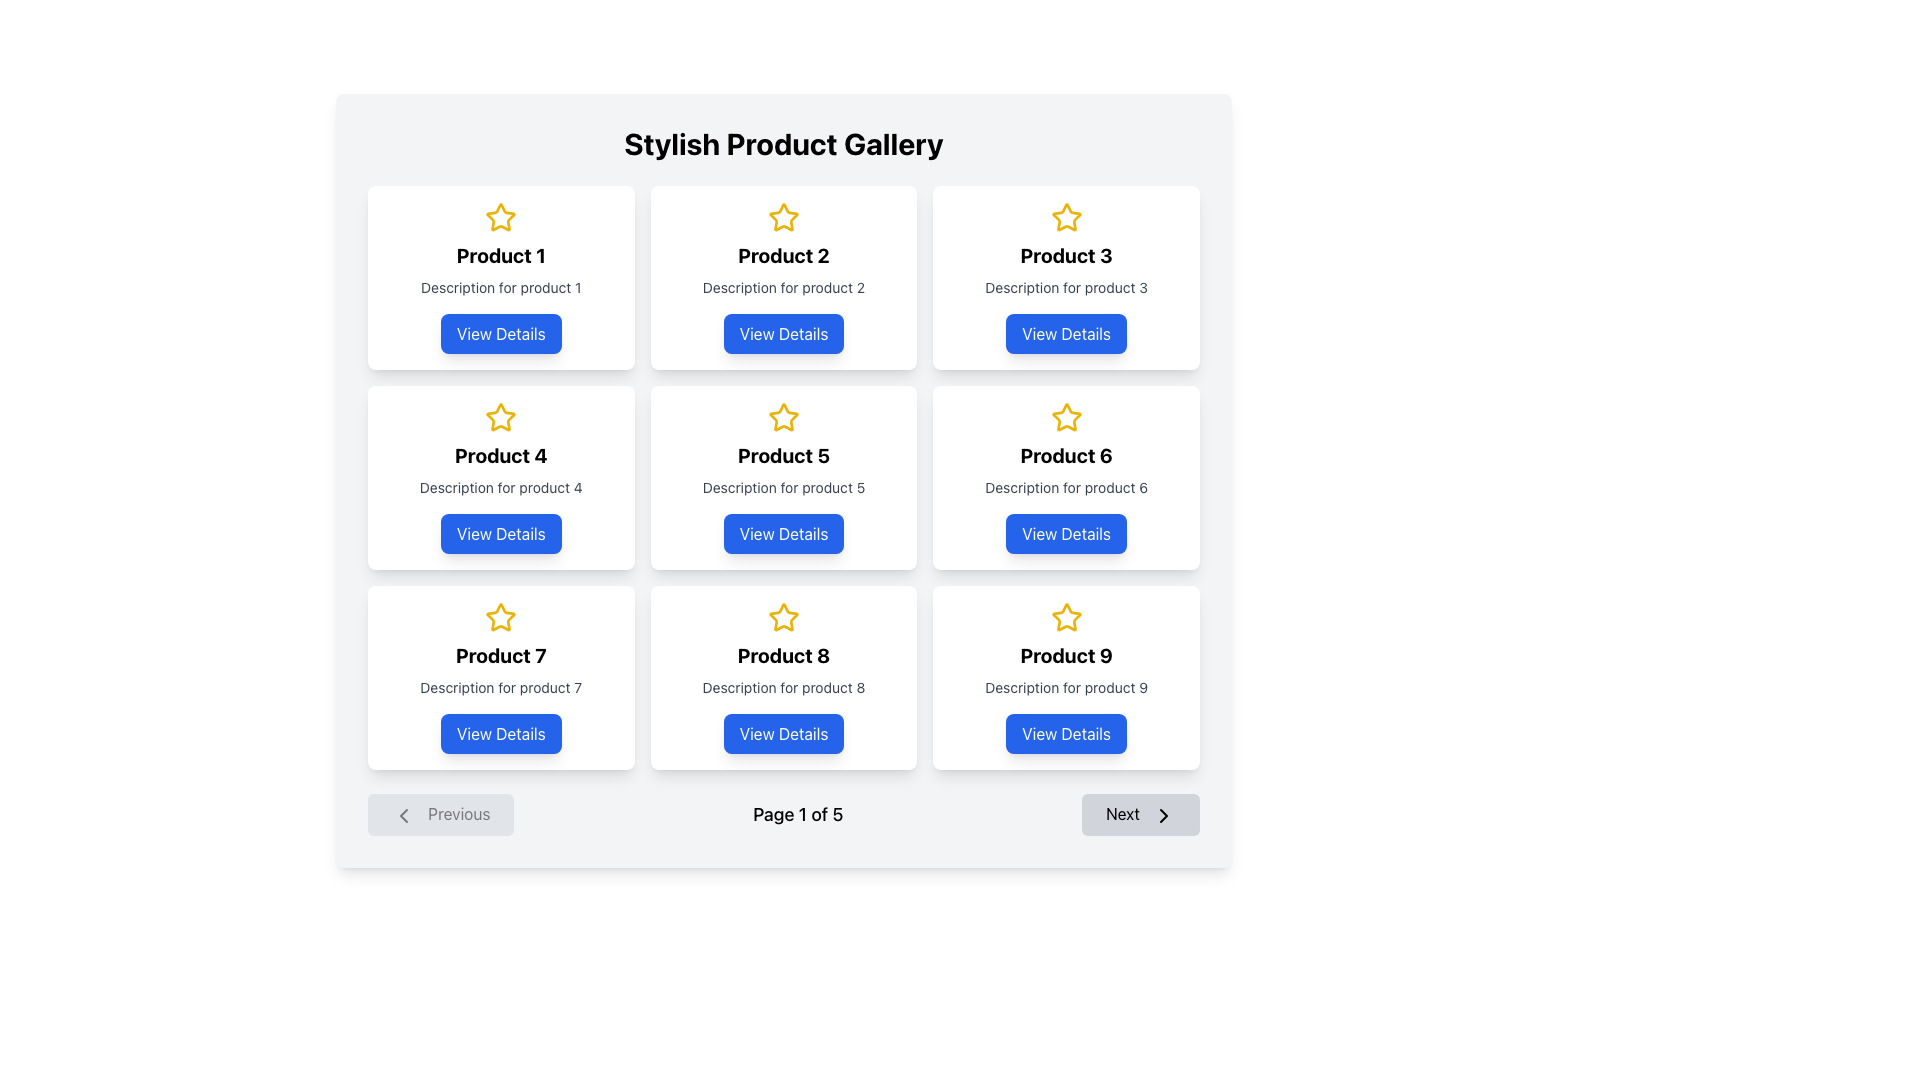 The height and width of the screenshot is (1080, 1920). What do you see at coordinates (1065, 616) in the screenshot?
I see `the favorite icon located above the 'Product 9' label in the product grid to mark or unmark the item as favorite` at bounding box center [1065, 616].